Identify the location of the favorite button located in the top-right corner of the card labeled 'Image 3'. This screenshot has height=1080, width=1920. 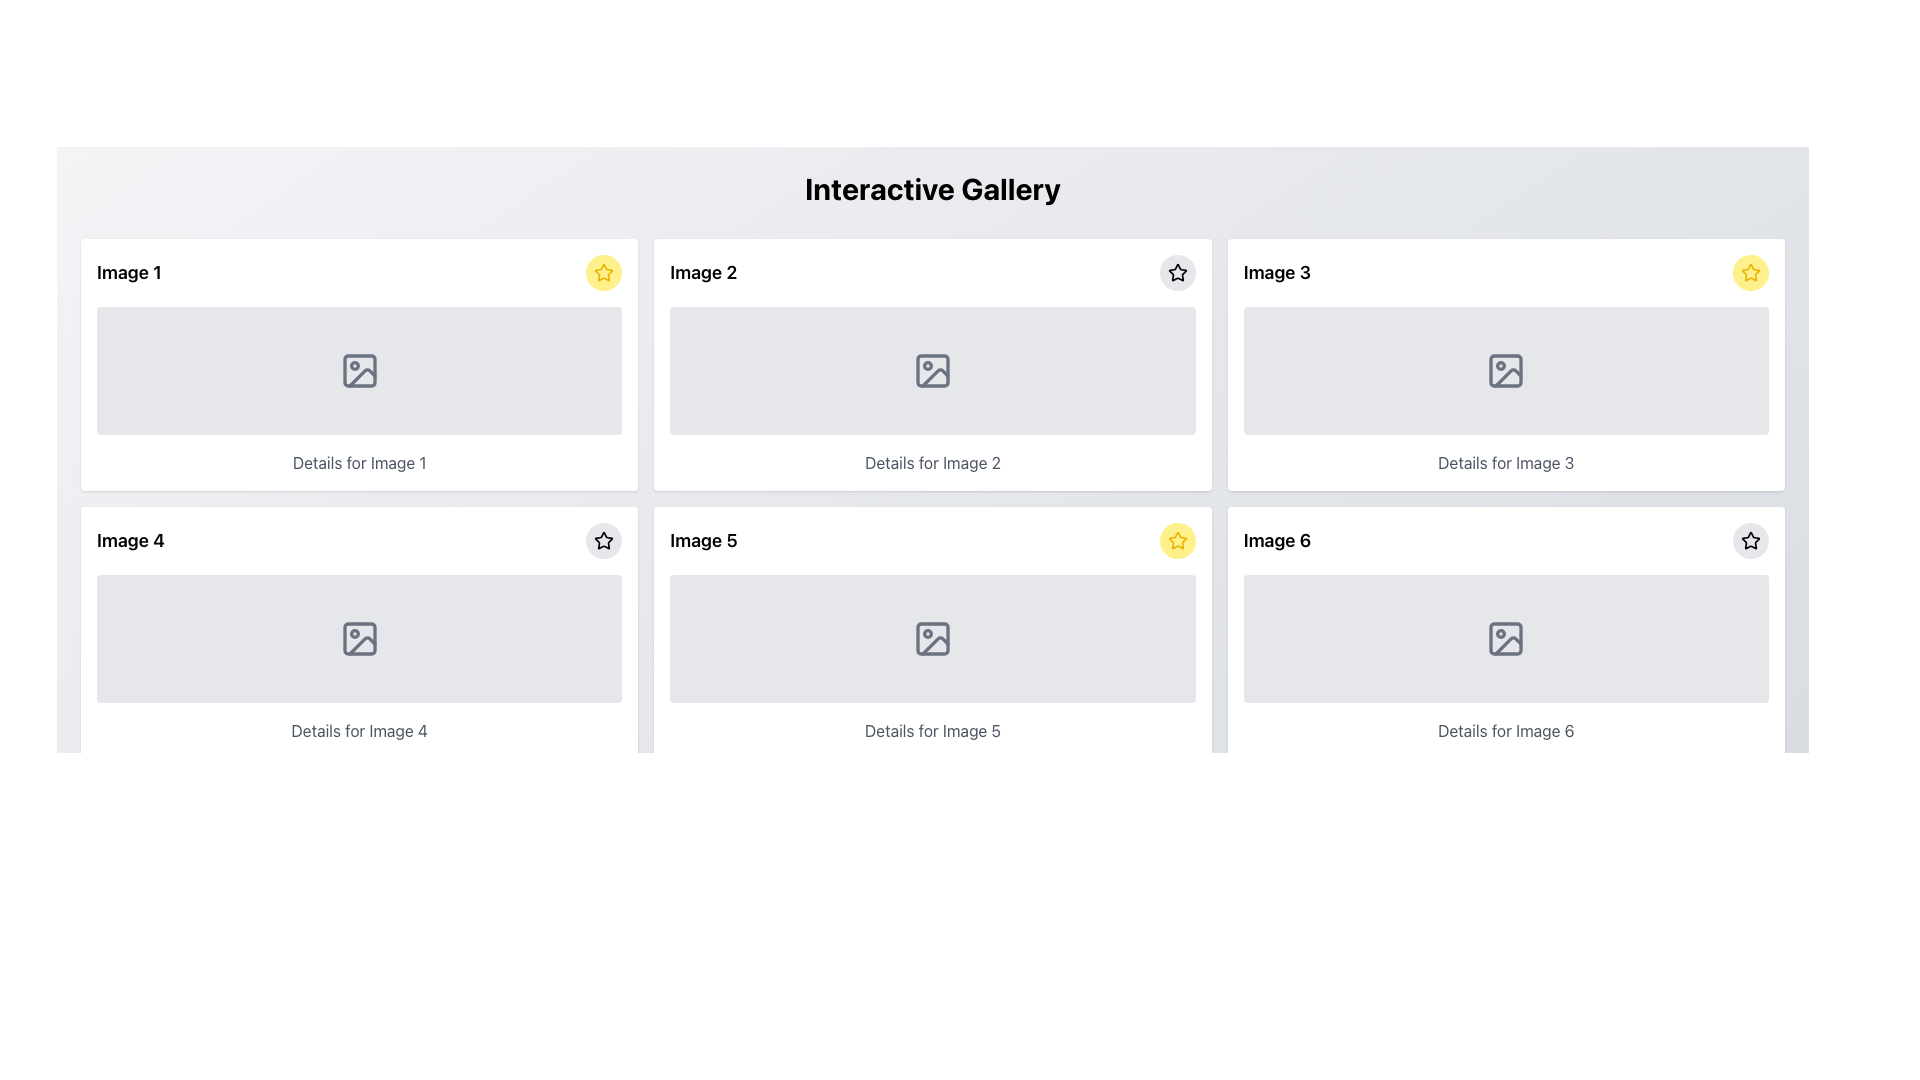
(1749, 273).